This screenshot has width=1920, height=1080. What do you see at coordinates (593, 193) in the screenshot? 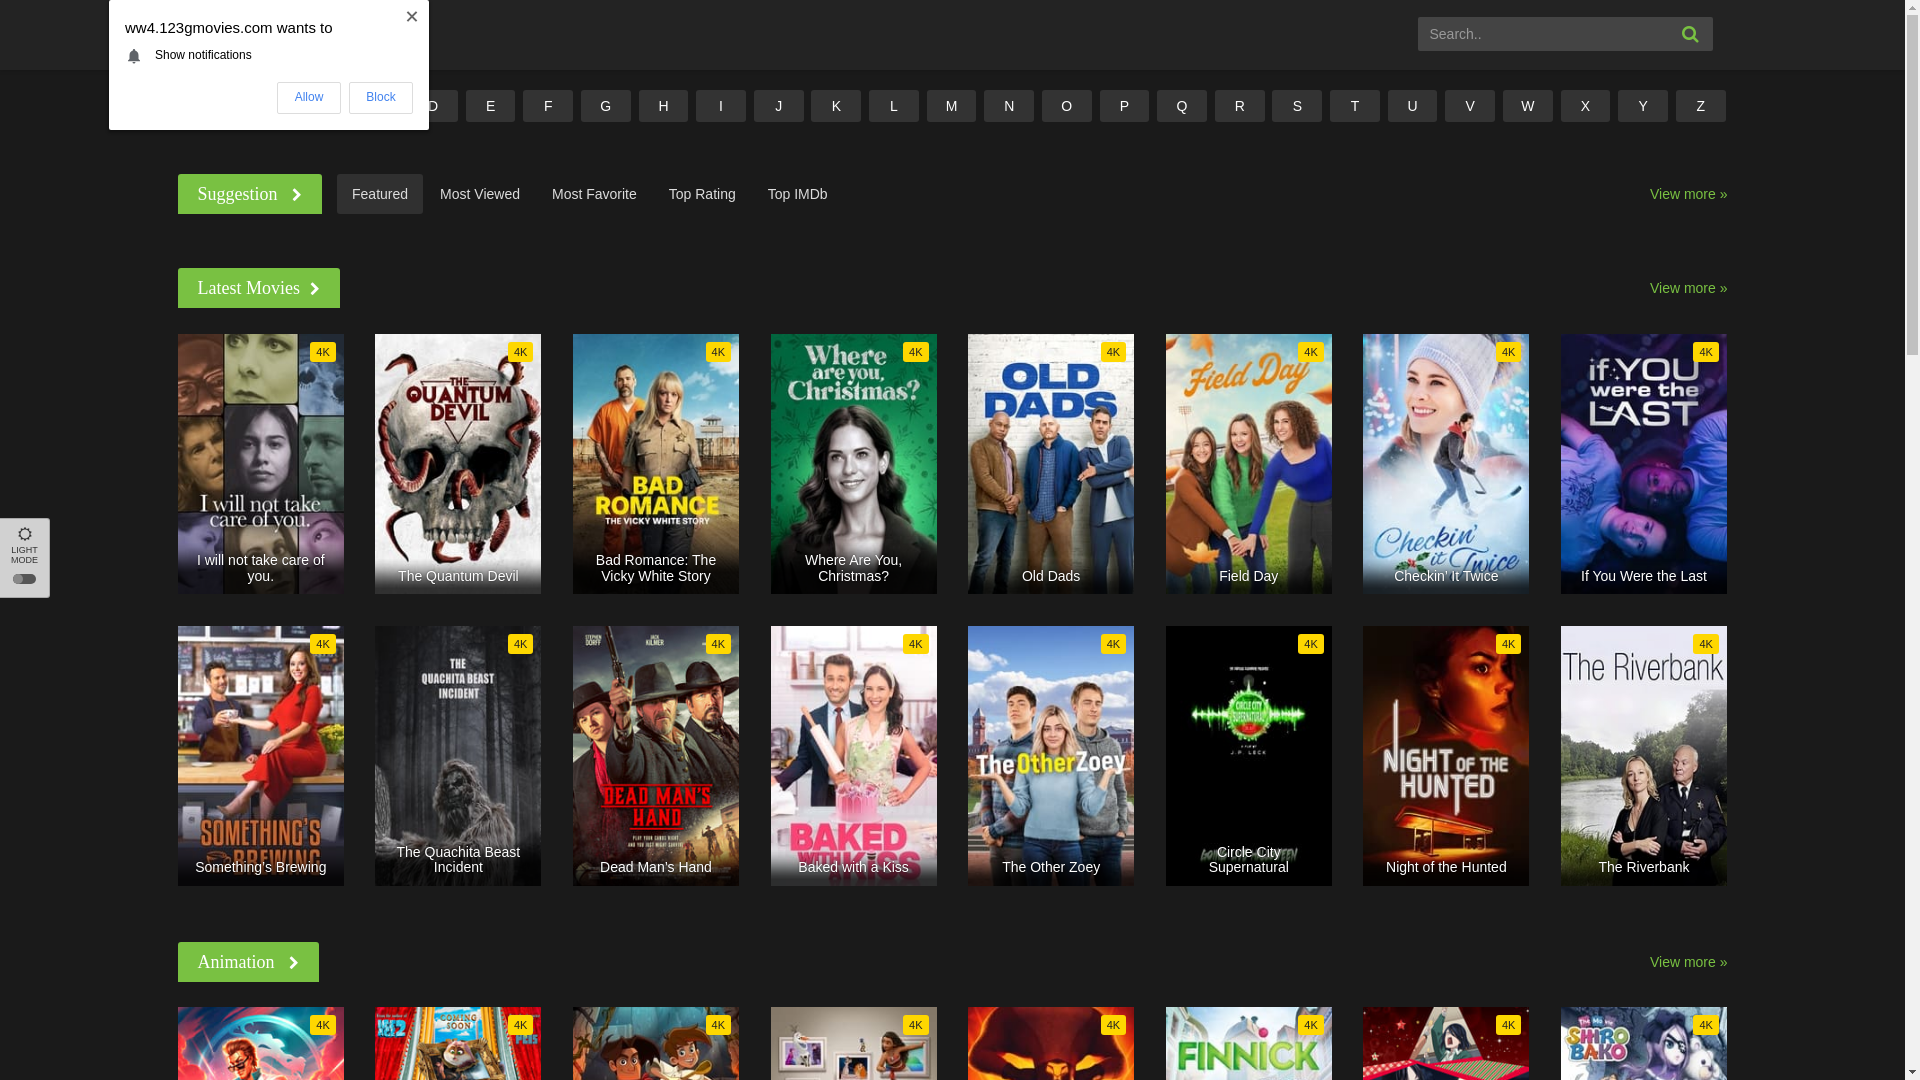
I see `'Most Favorite'` at bounding box center [593, 193].